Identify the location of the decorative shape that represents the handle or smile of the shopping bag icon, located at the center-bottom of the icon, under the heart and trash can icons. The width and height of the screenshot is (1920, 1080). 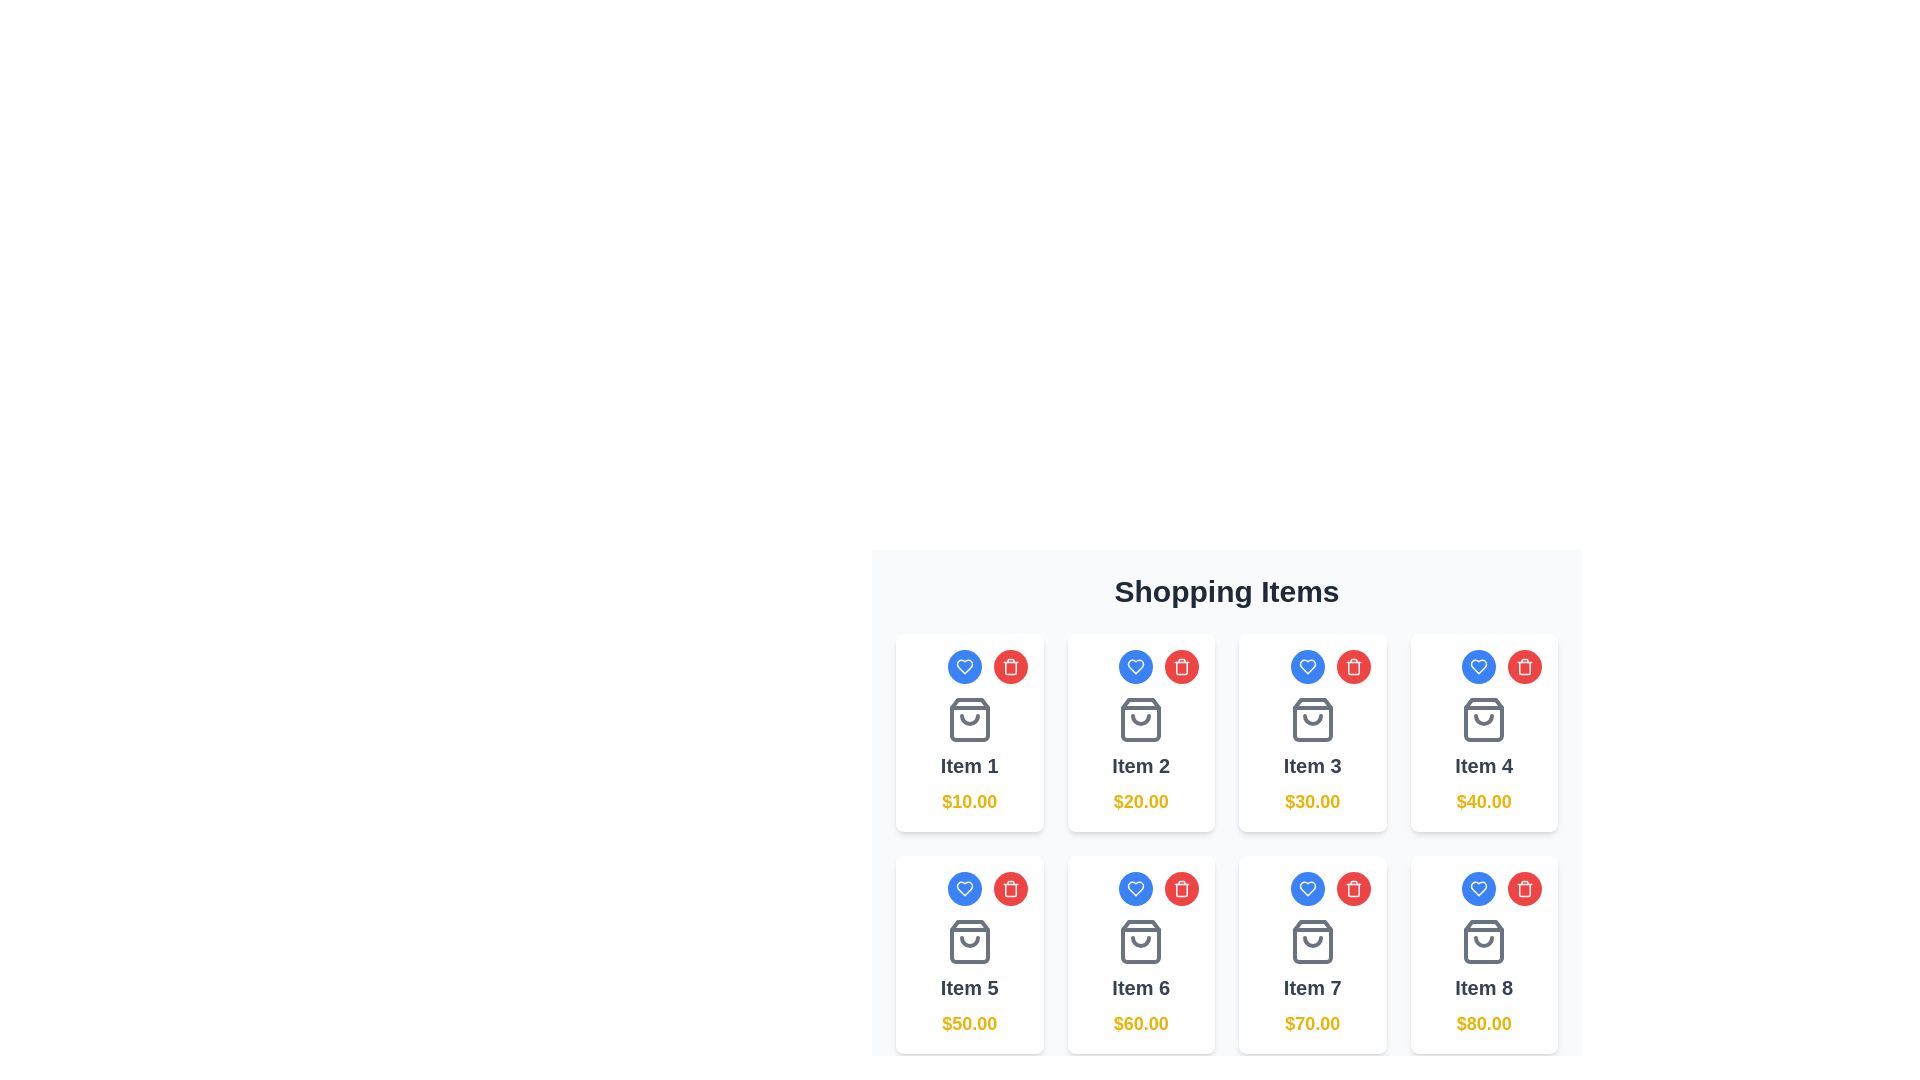
(969, 941).